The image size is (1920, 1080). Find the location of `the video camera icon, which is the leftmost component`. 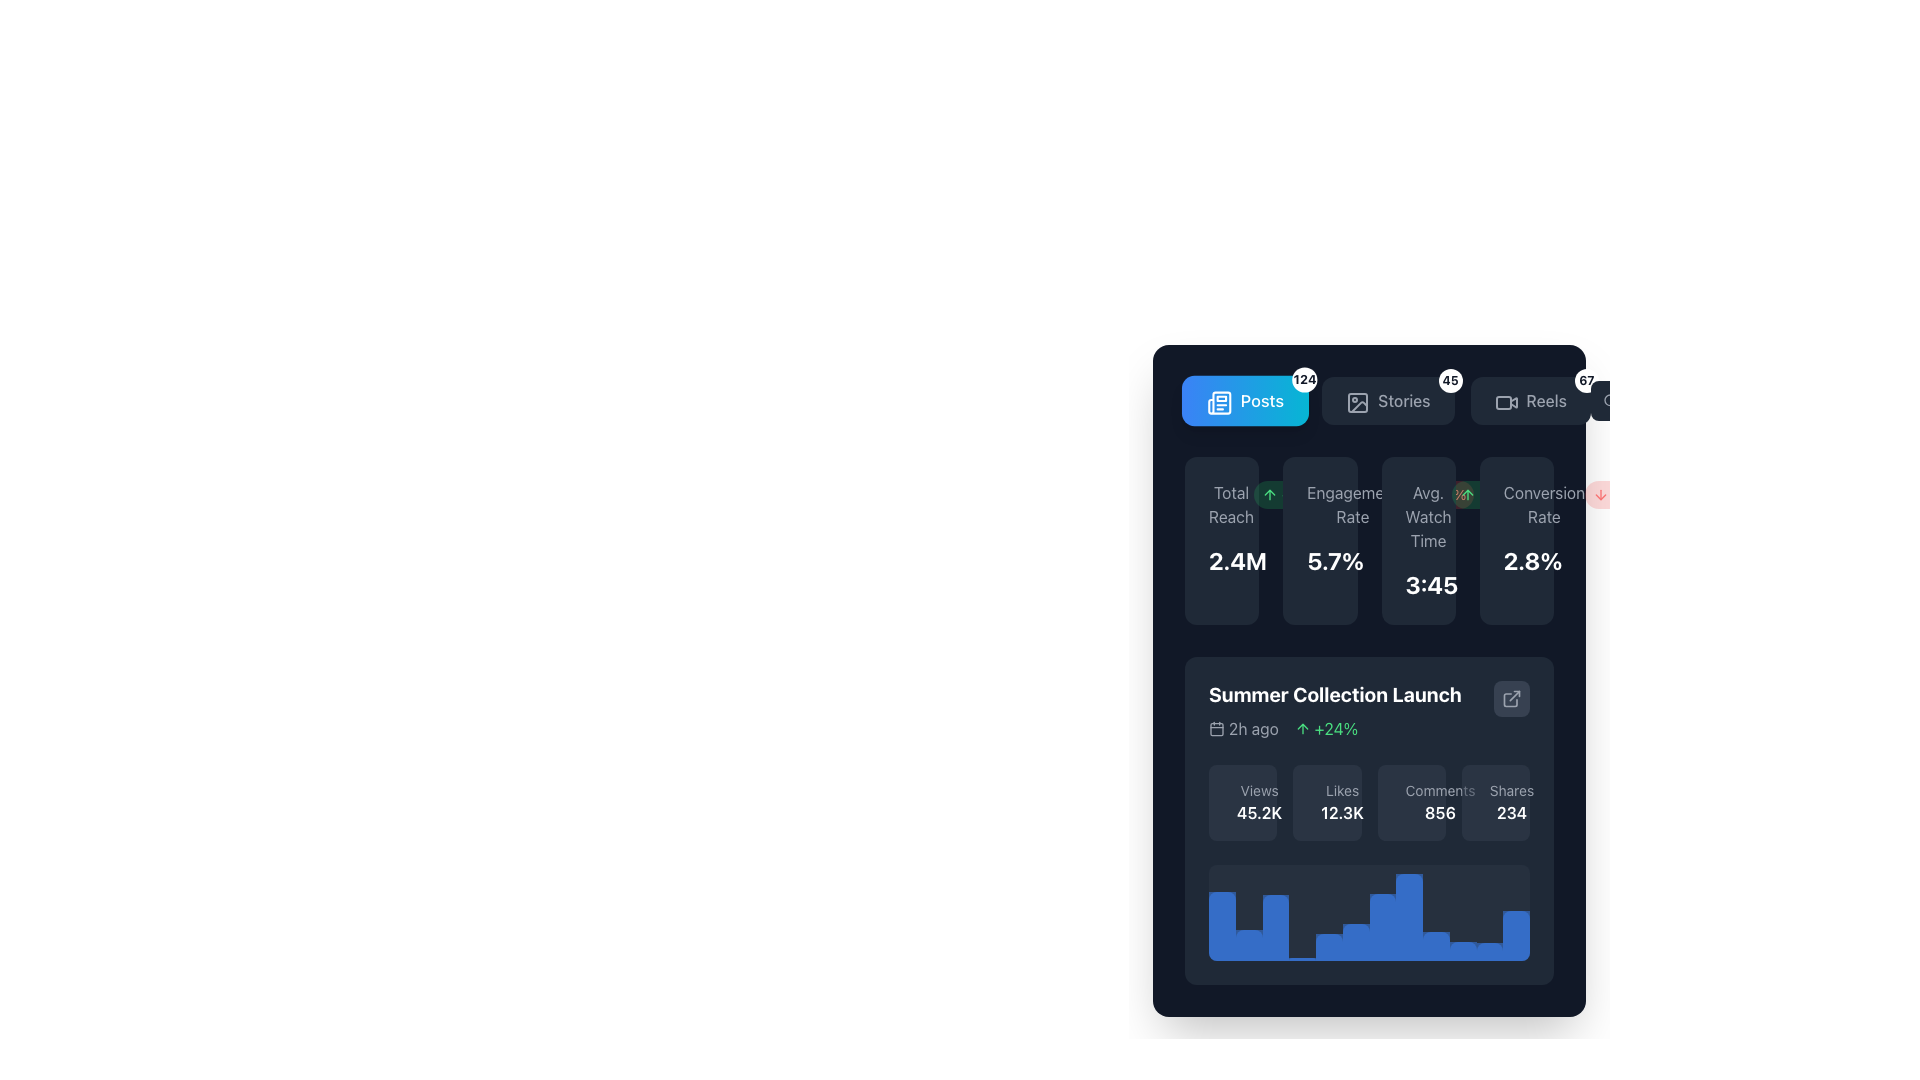

the video camera icon, which is the leftmost component is located at coordinates (1504, 401).